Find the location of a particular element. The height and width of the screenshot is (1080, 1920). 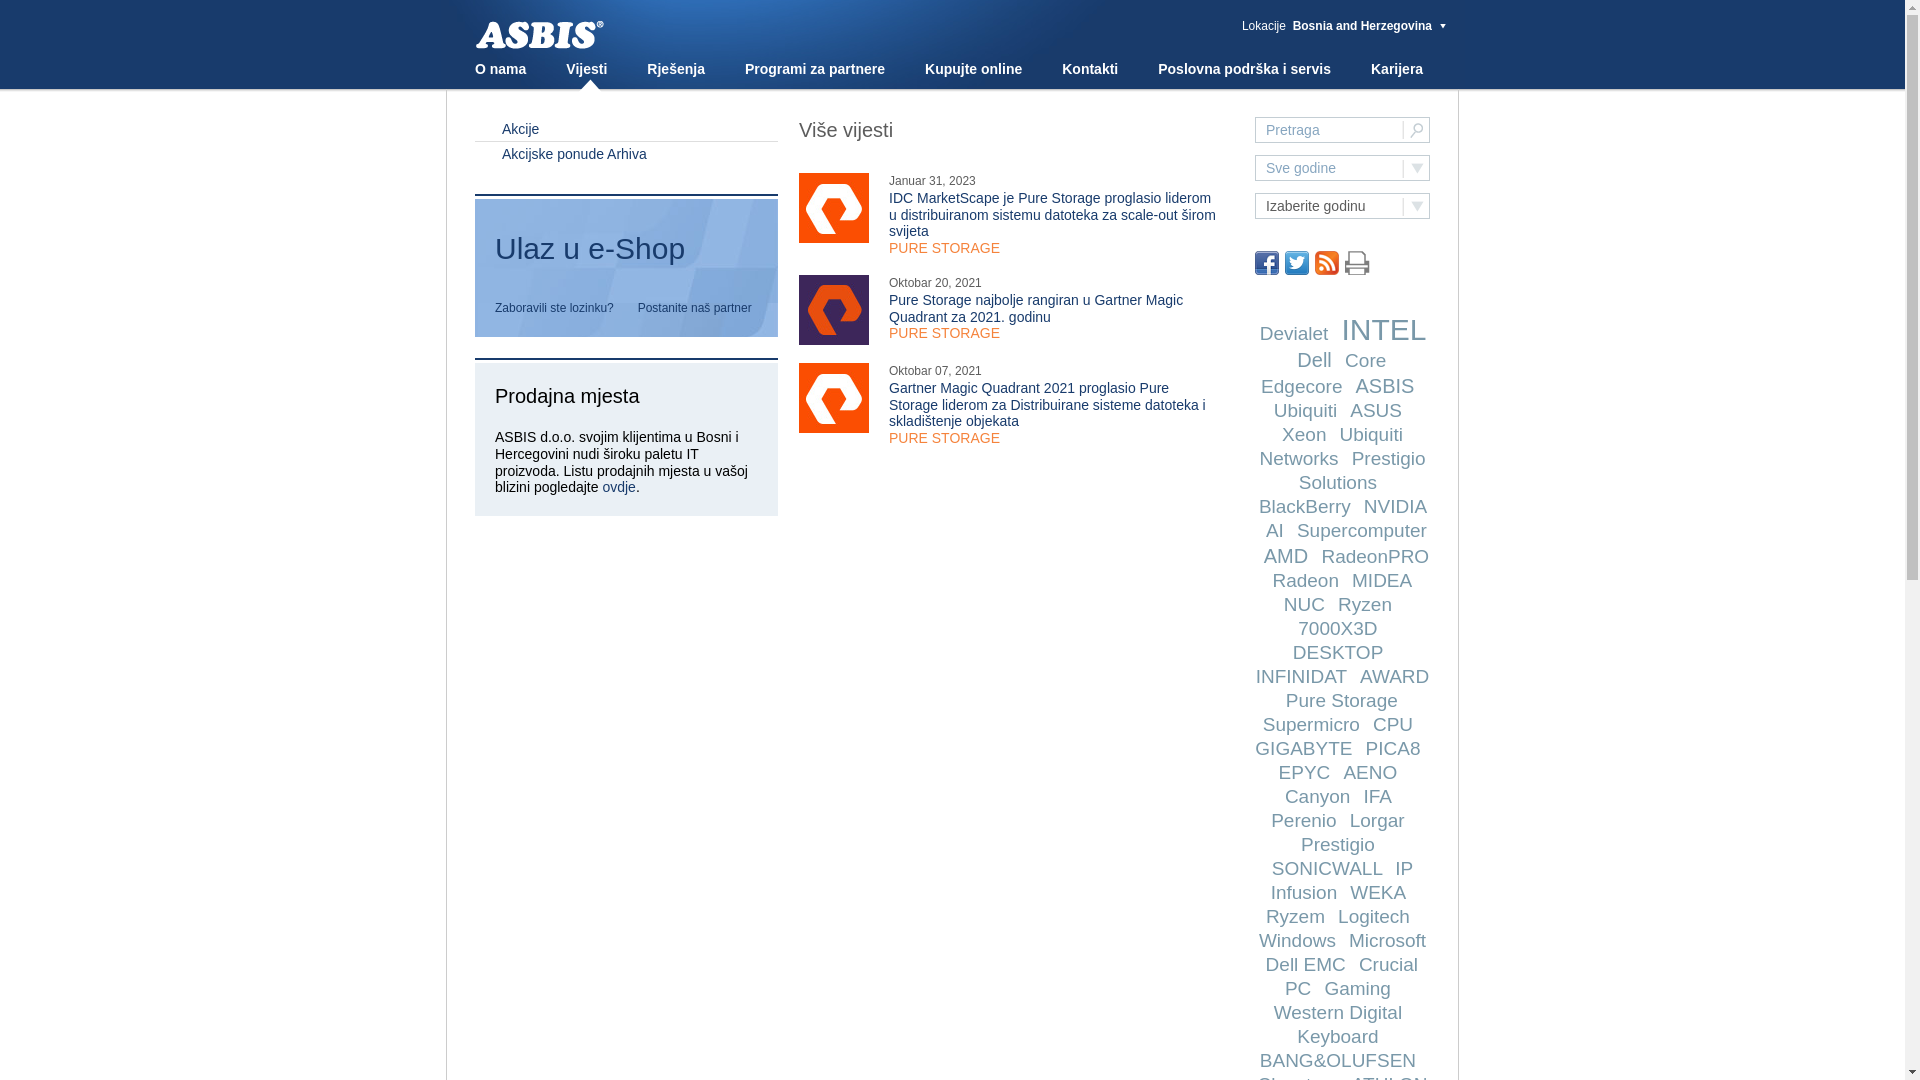

'SONICWALL' is located at coordinates (1327, 867).